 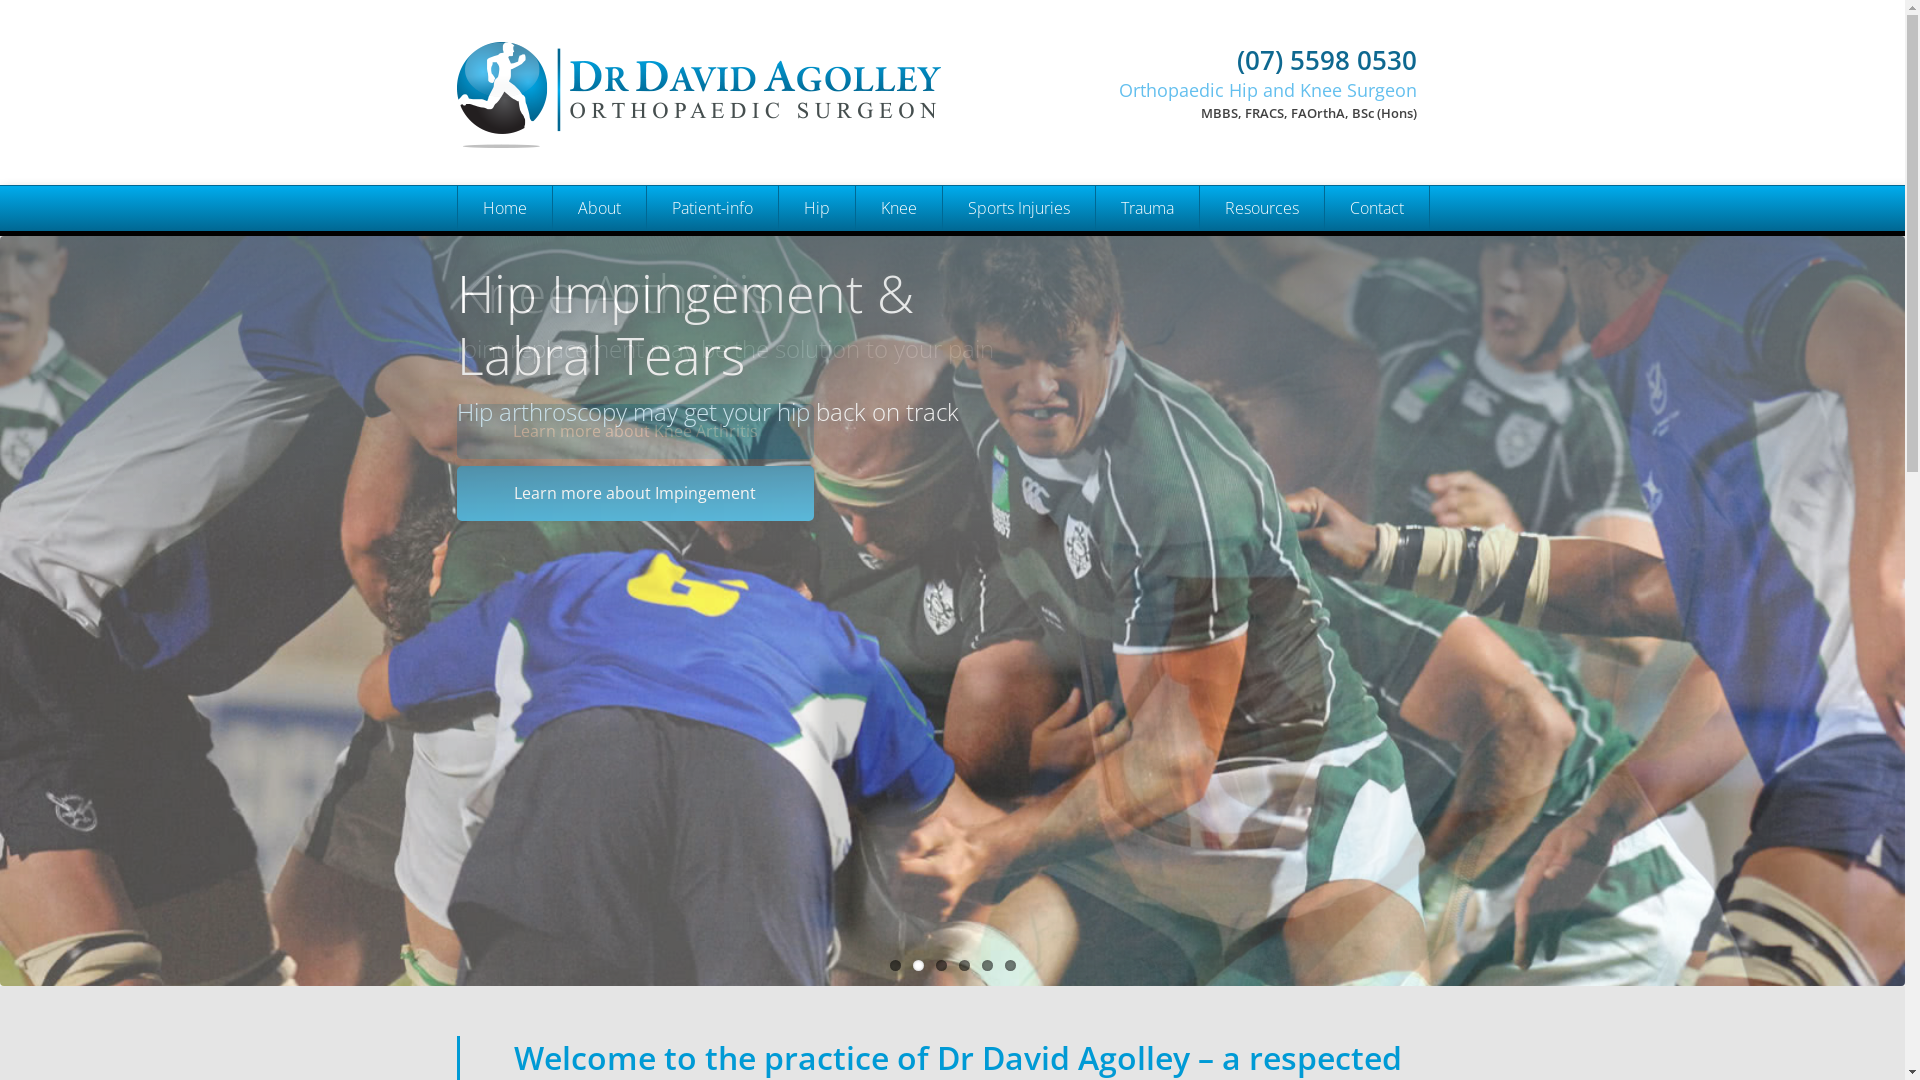 I want to click on '(07) 5598 0530', so click(x=1035, y=59).